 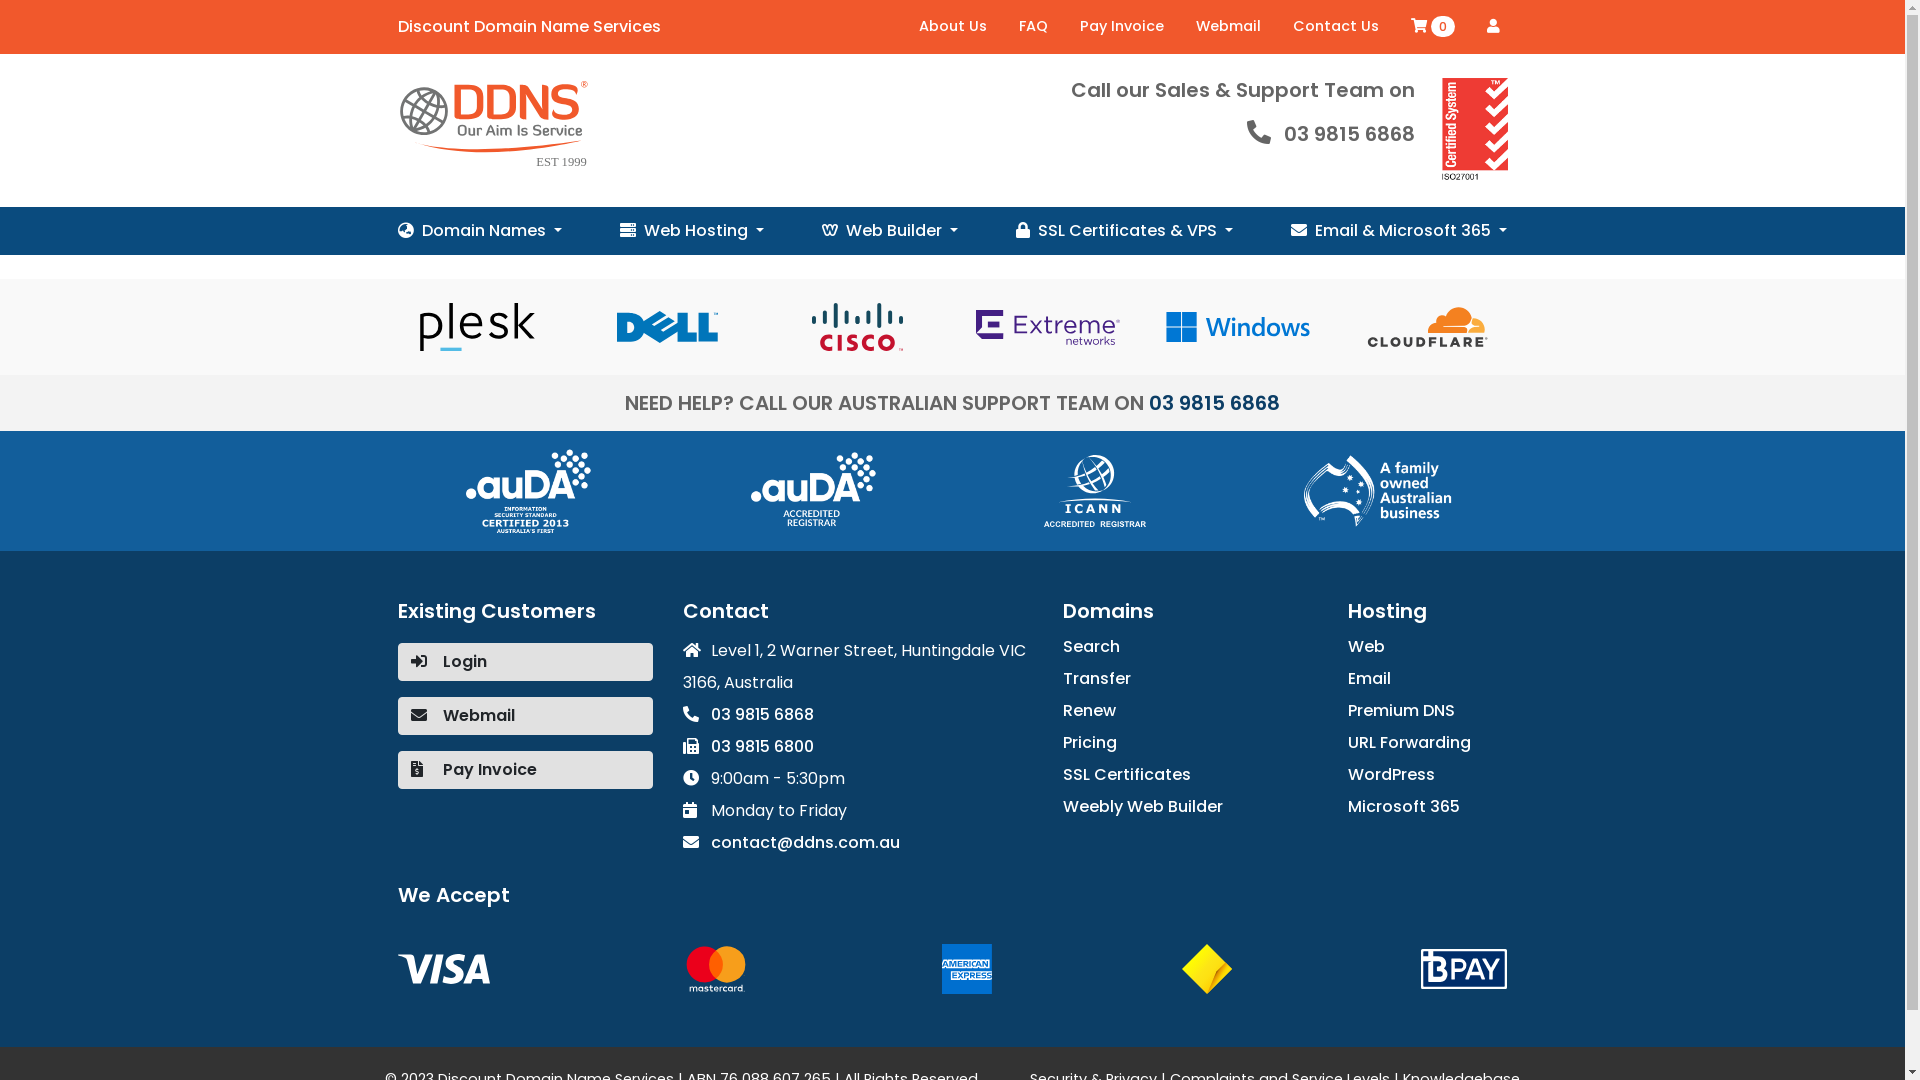 I want to click on 'URL Forwarding', so click(x=1426, y=743).